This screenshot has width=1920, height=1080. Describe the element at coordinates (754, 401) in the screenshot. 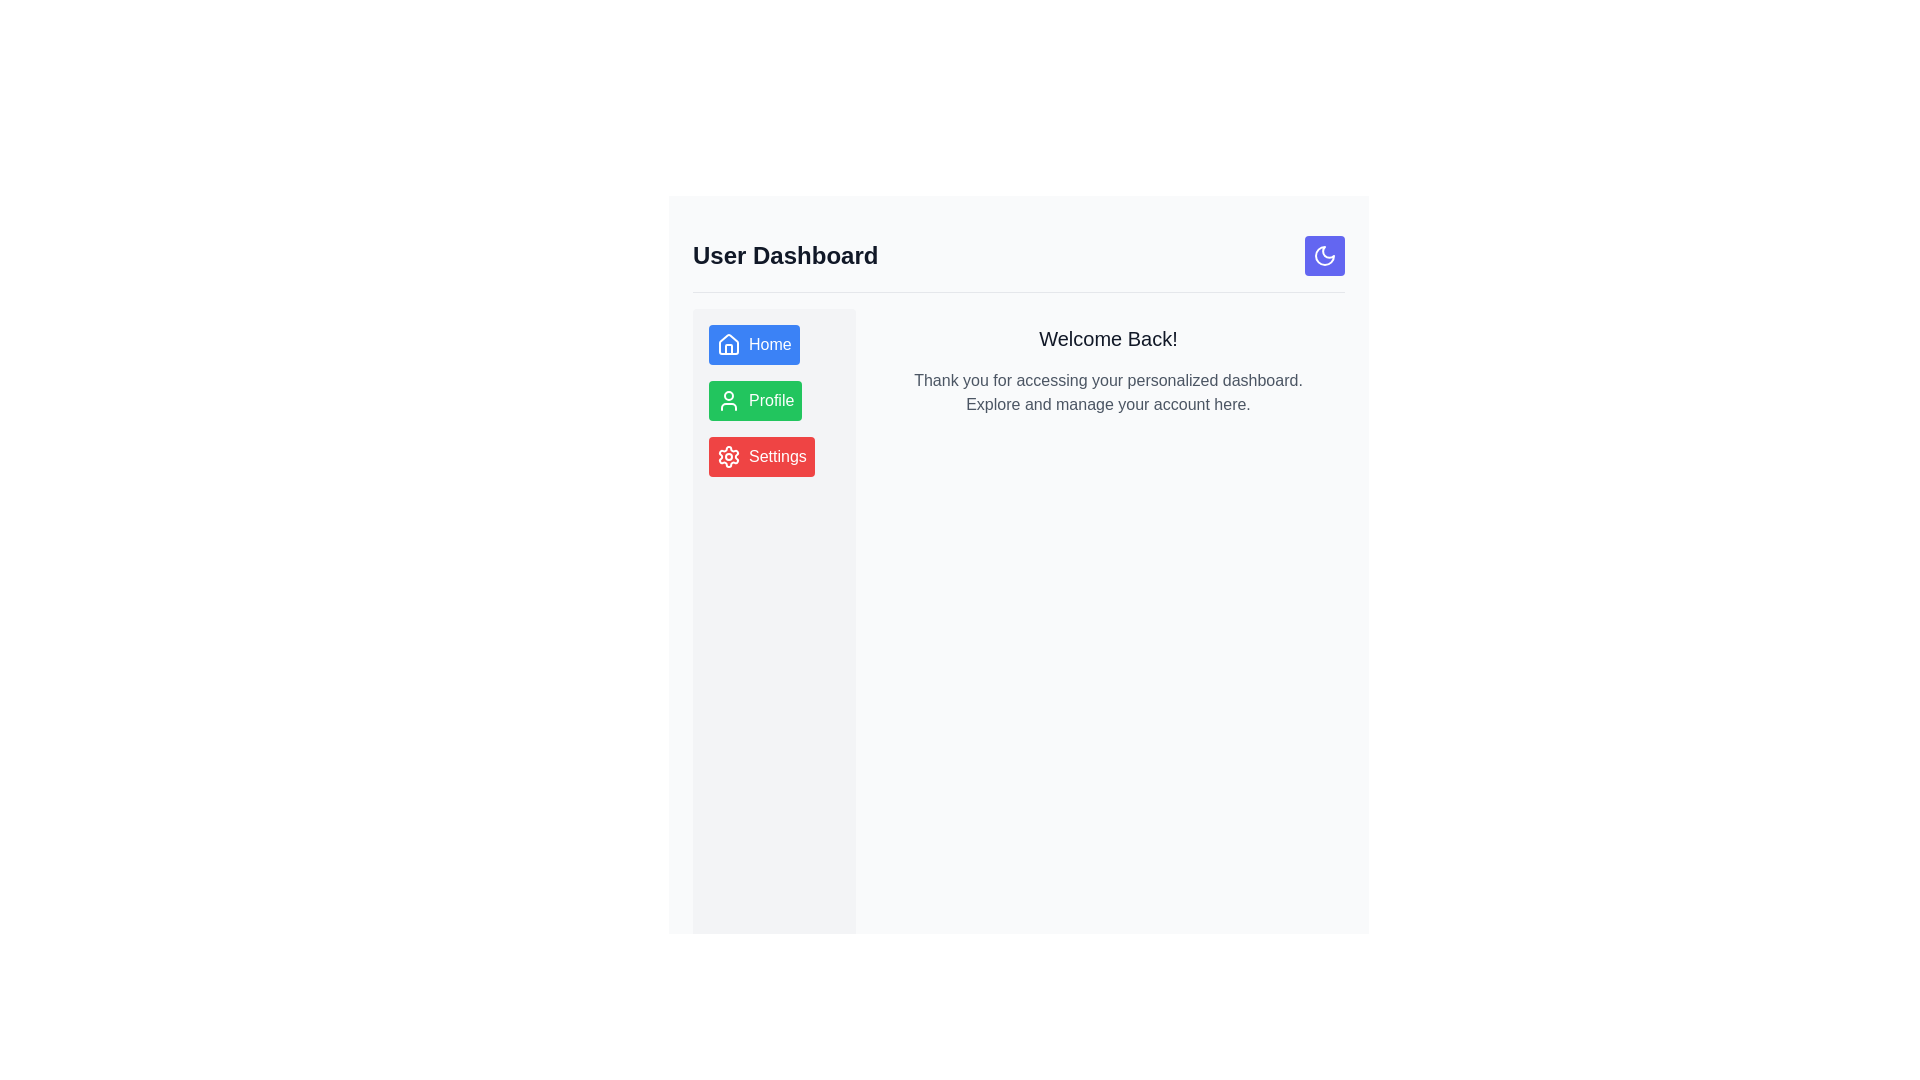

I see `the navigation button located as the second item in the vertical menu` at that location.